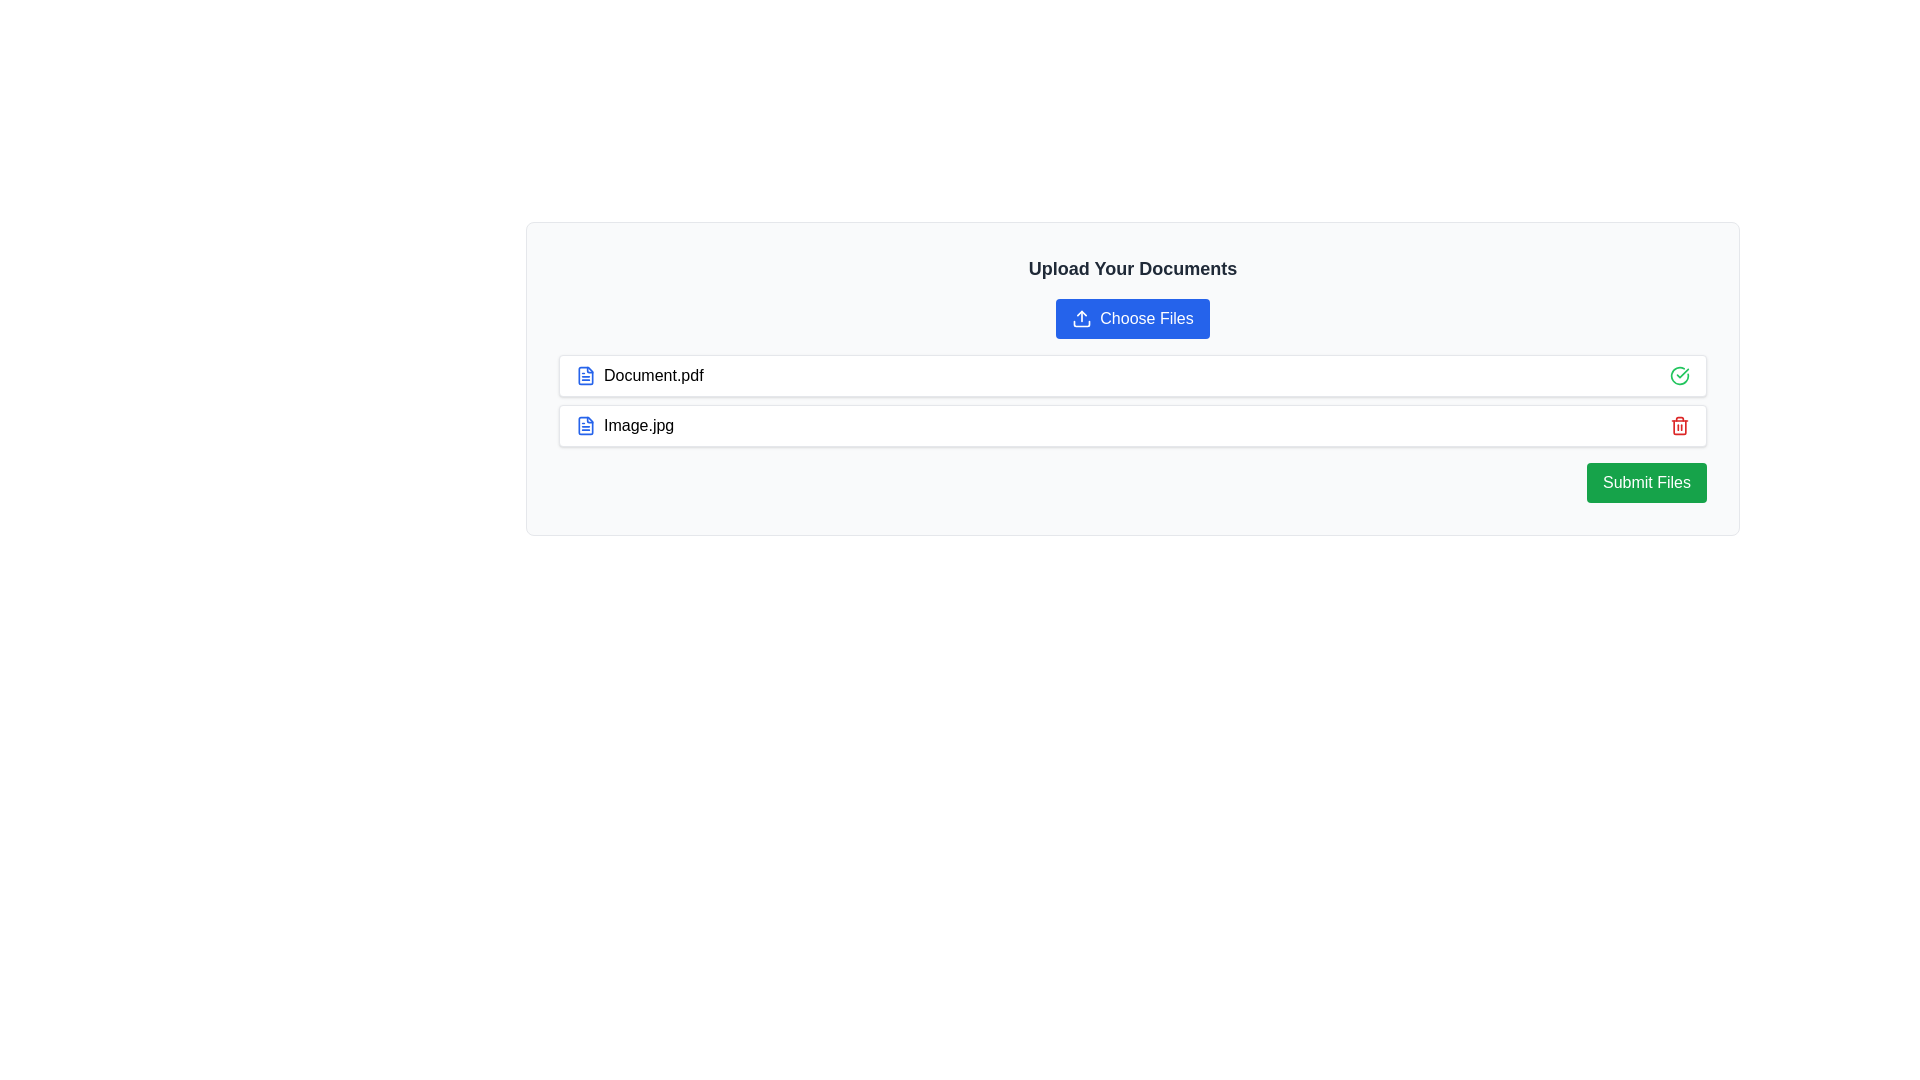  What do you see at coordinates (1147, 318) in the screenshot?
I see `the text label within the upload button located at the top center of the interface, just below the 'Upload Your Documents' heading` at bounding box center [1147, 318].